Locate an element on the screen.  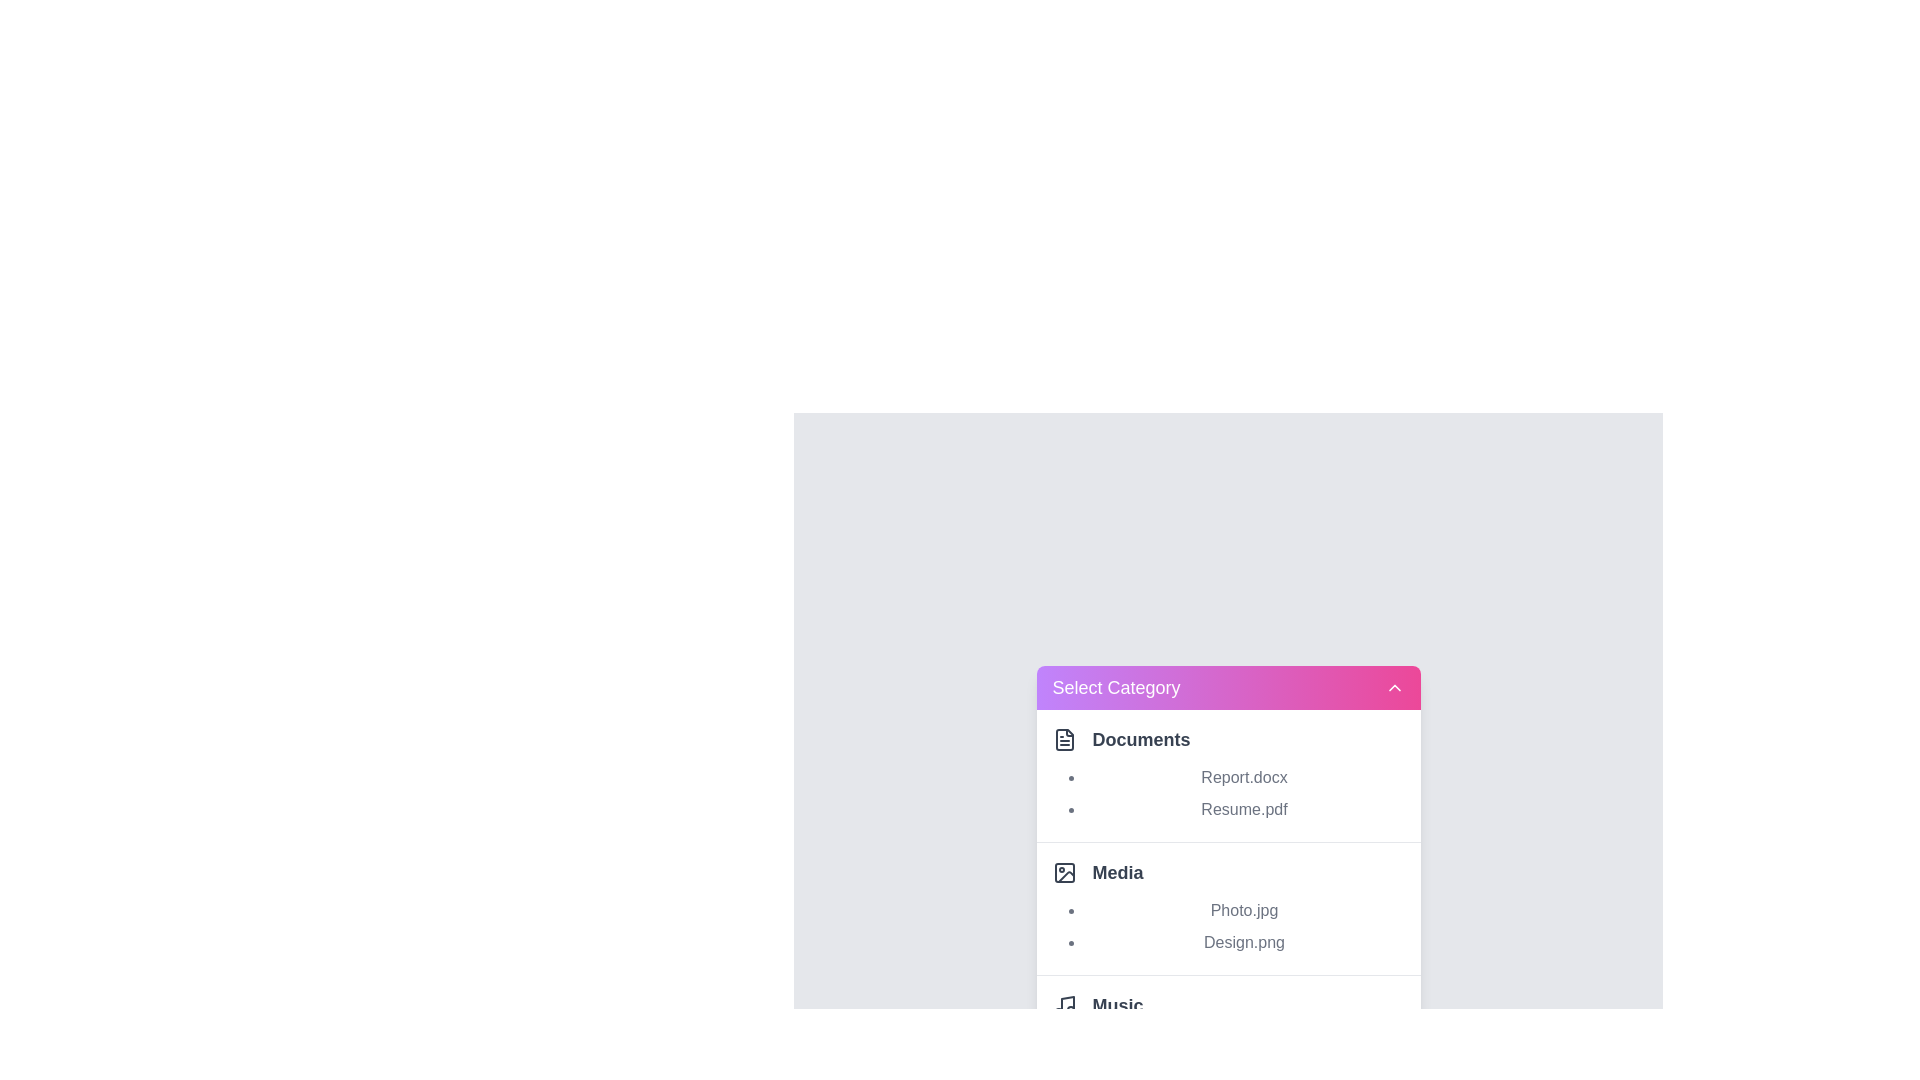
the text label identifying the media file 'Design.png' located under the 'Media' category list, which is positioned below 'Photo.jpg' is located at coordinates (1243, 942).